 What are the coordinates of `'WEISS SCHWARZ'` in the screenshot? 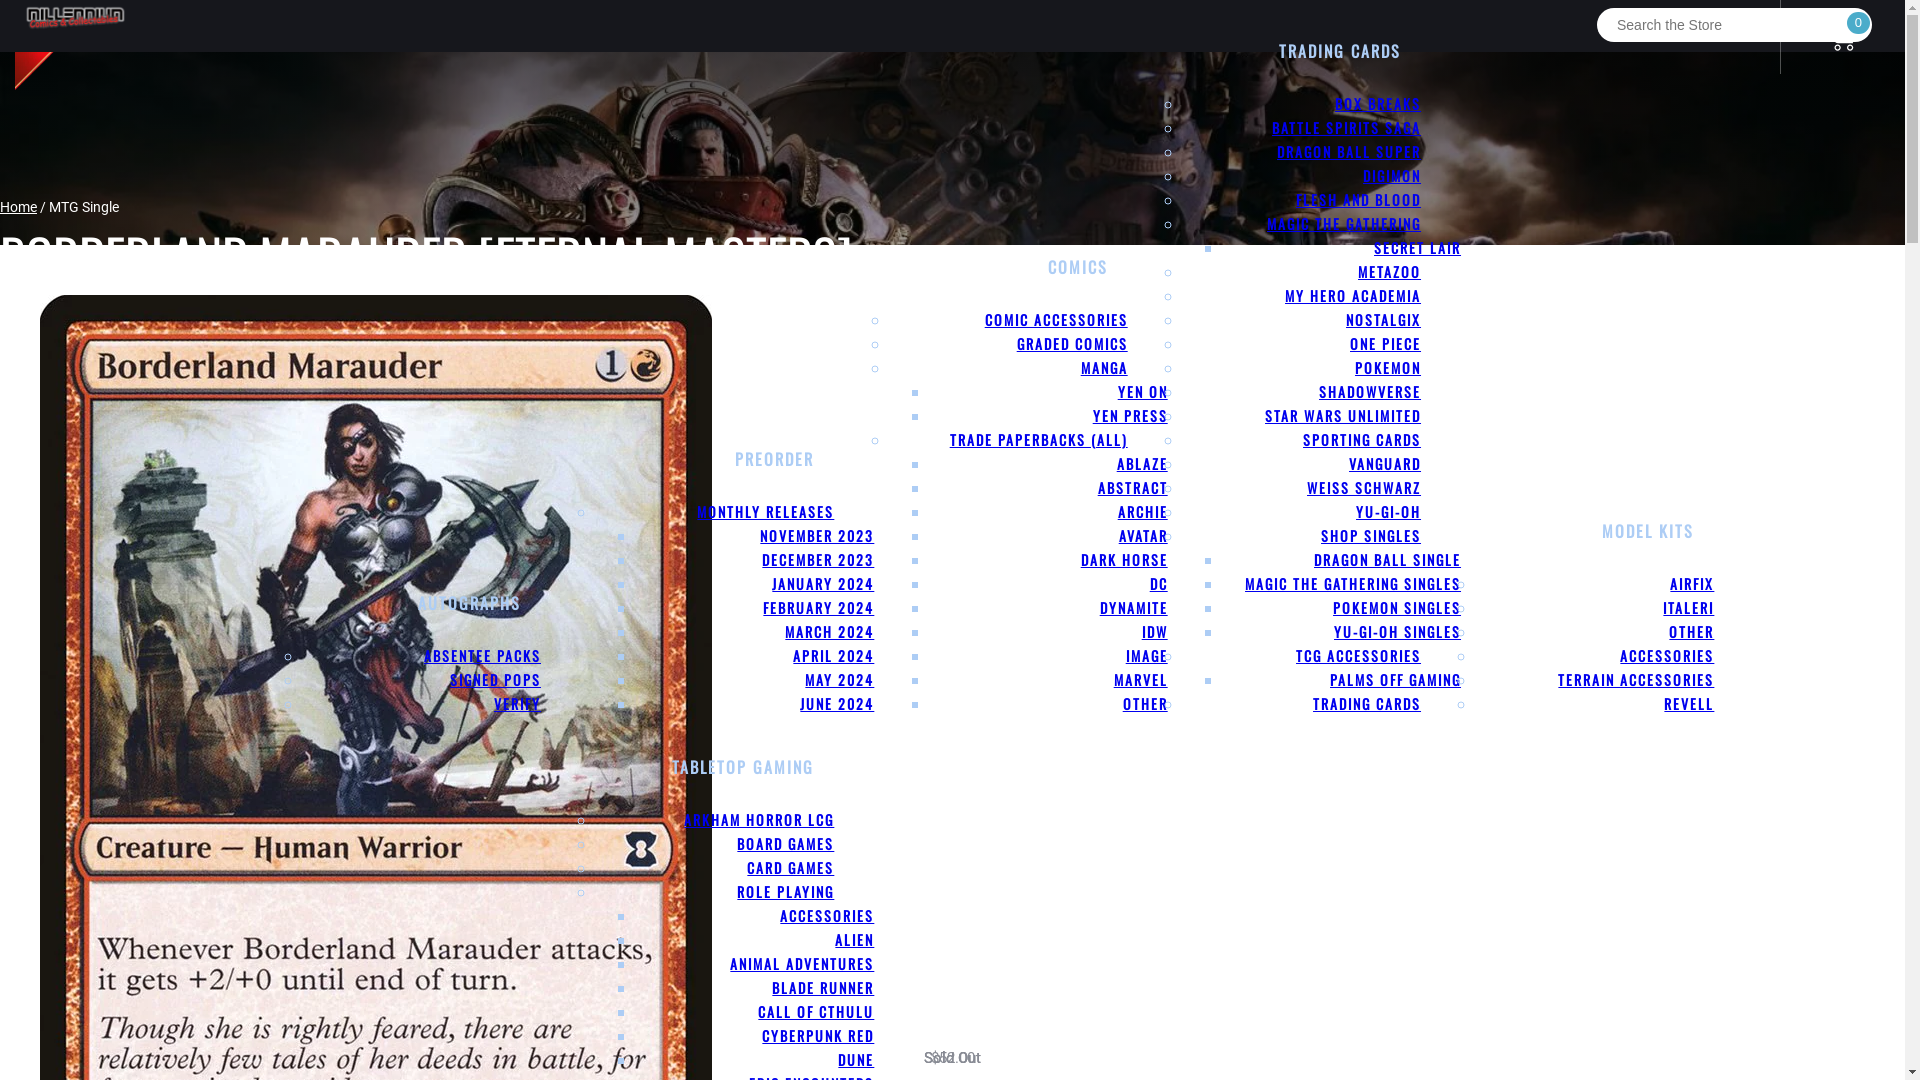 It's located at (1362, 487).